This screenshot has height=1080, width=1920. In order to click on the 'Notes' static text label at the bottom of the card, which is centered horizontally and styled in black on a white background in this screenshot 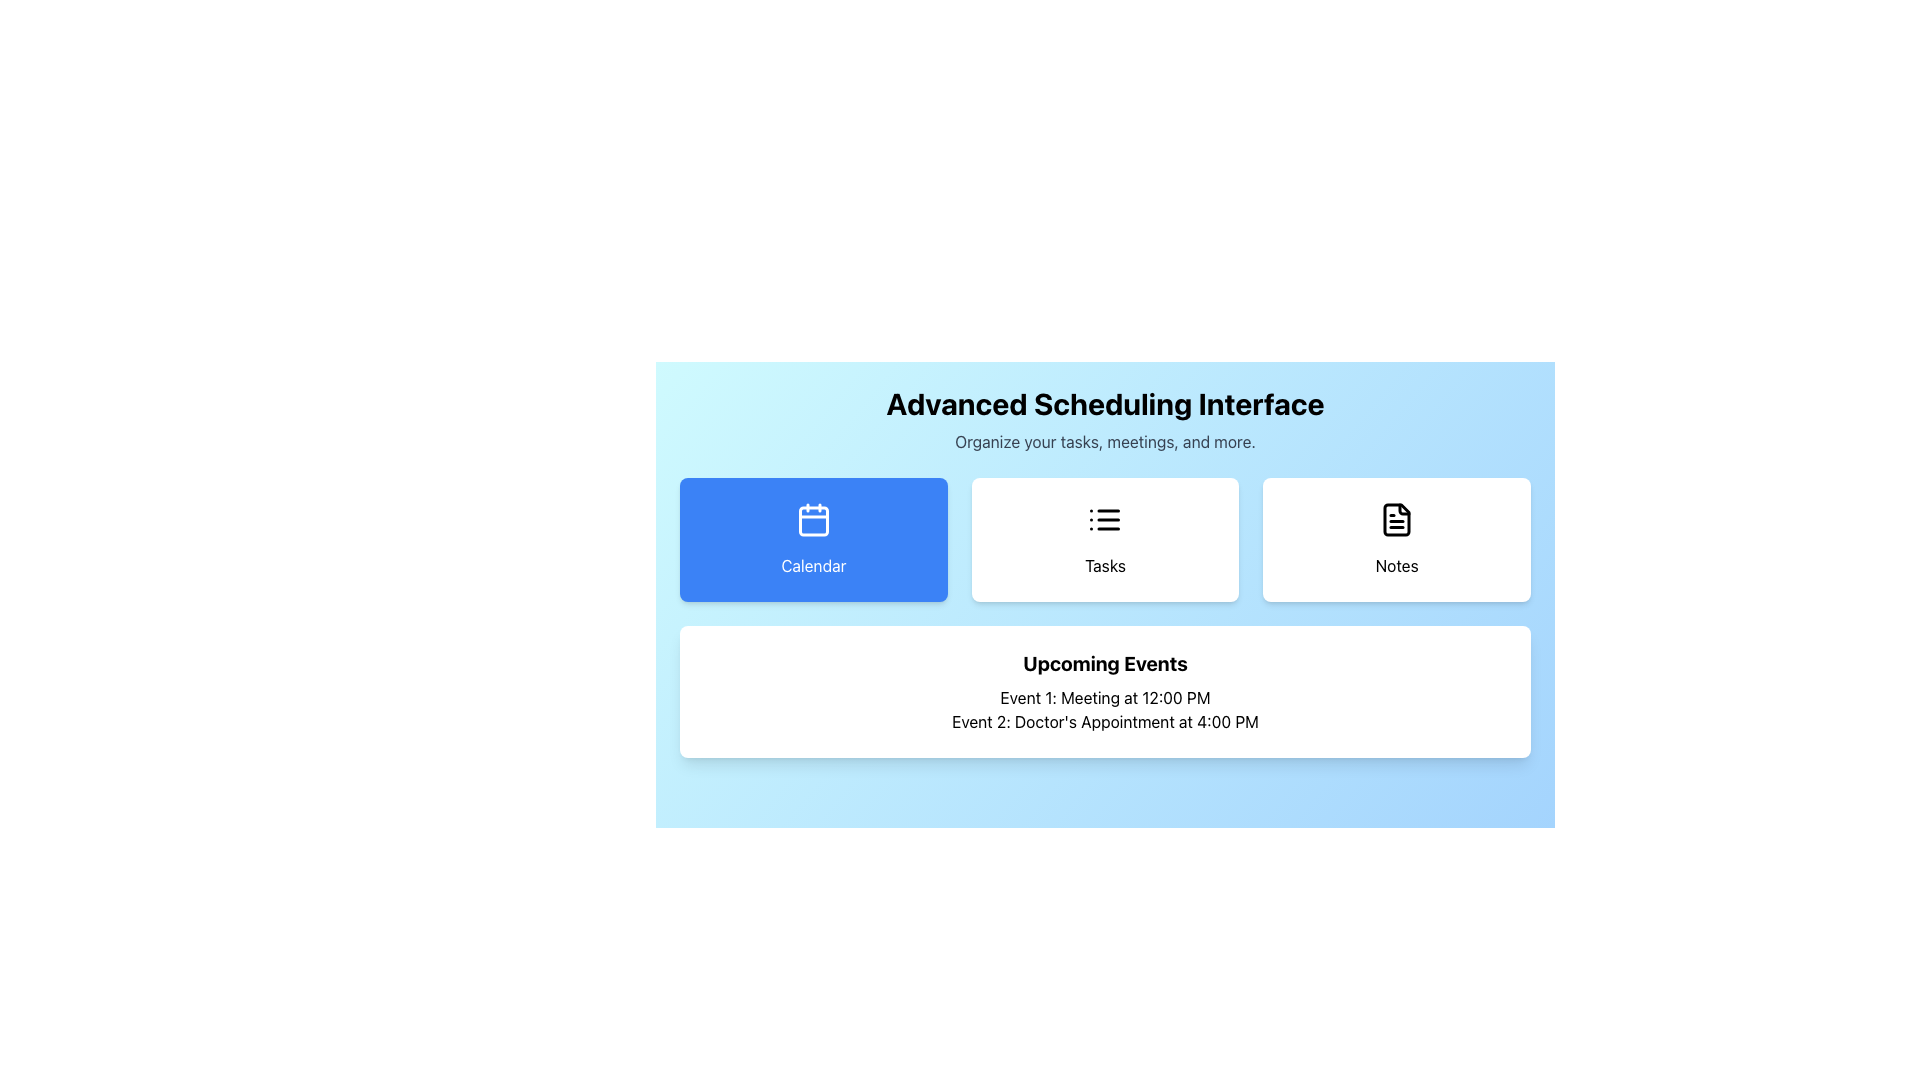, I will do `click(1396, 566)`.